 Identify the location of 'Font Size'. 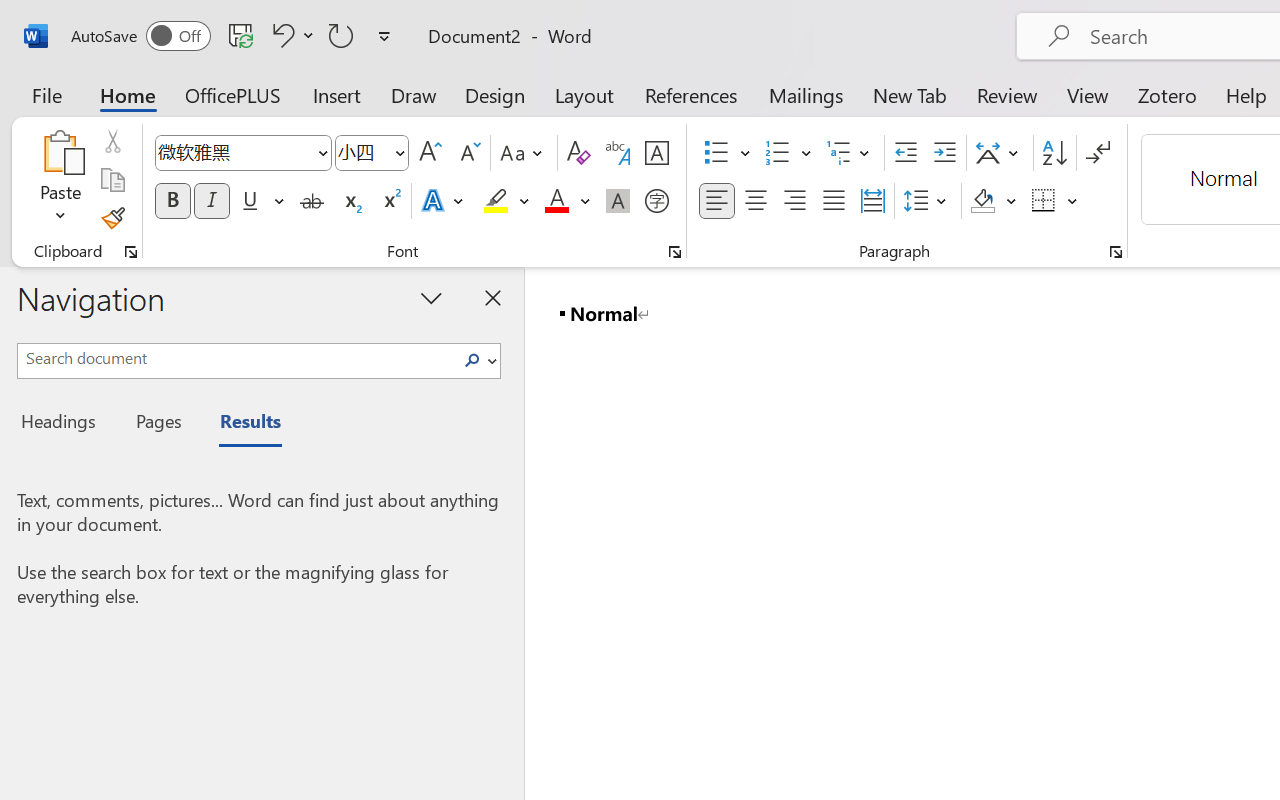
(362, 152).